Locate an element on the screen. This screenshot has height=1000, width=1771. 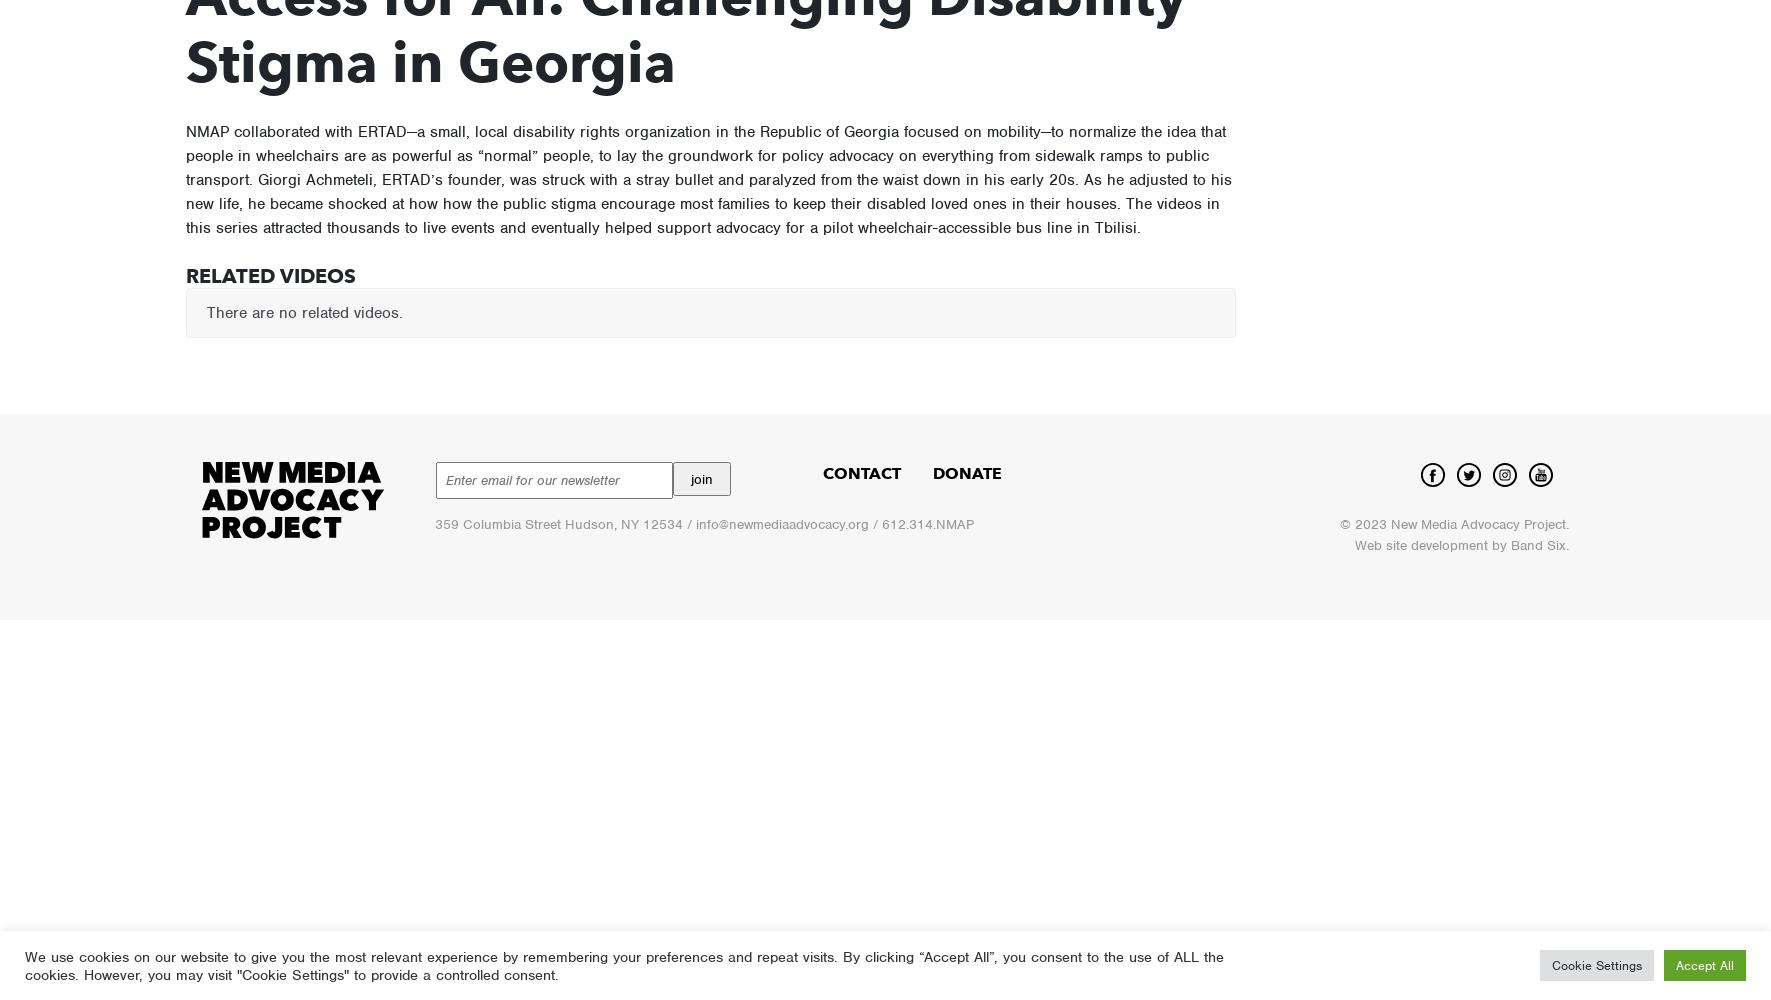
'Contact' is located at coordinates (860, 472).